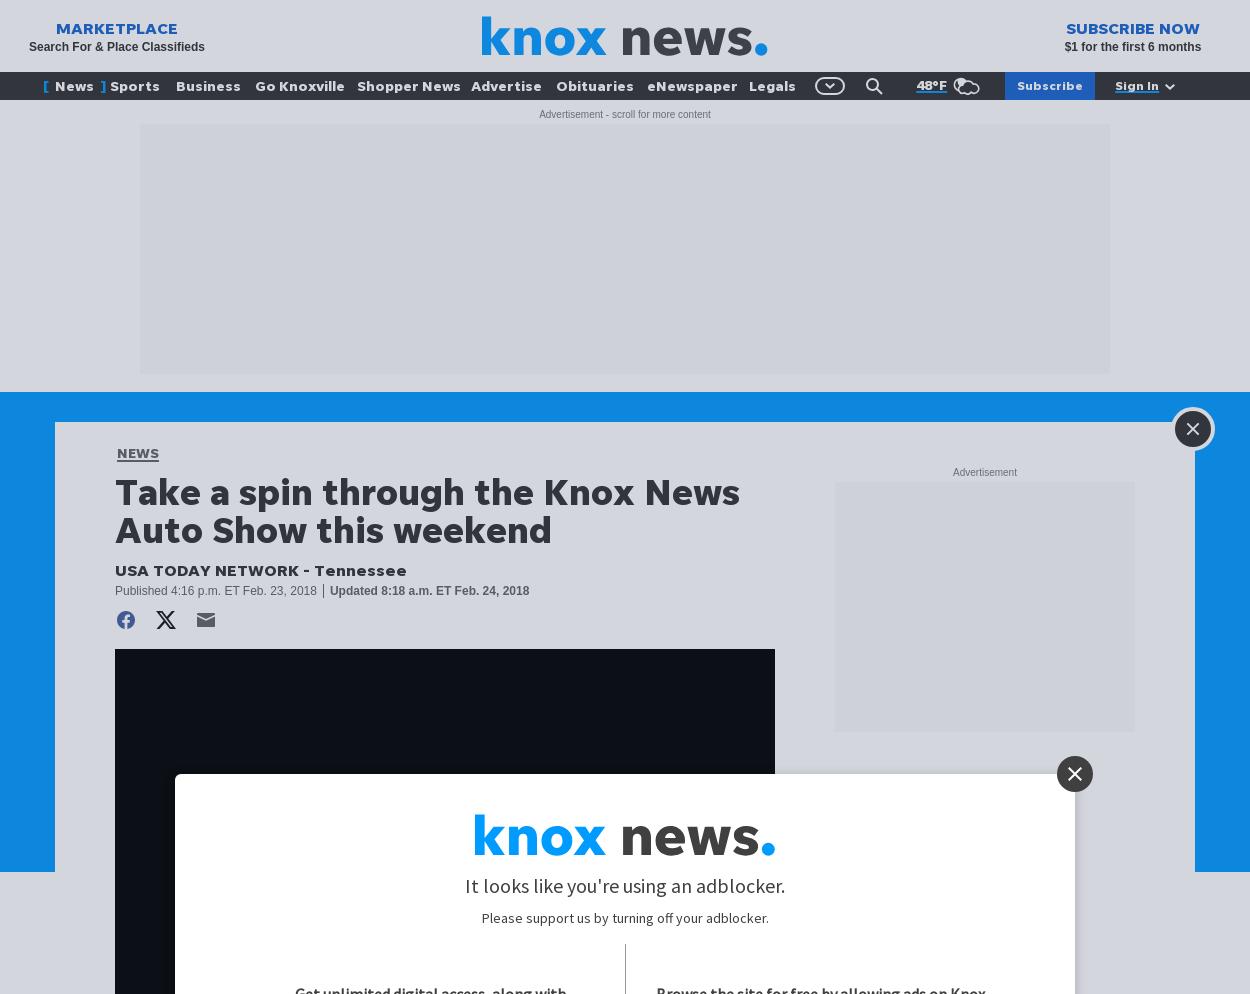 This screenshot has height=994, width=1250. I want to click on 'Sports', so click(135, 85).